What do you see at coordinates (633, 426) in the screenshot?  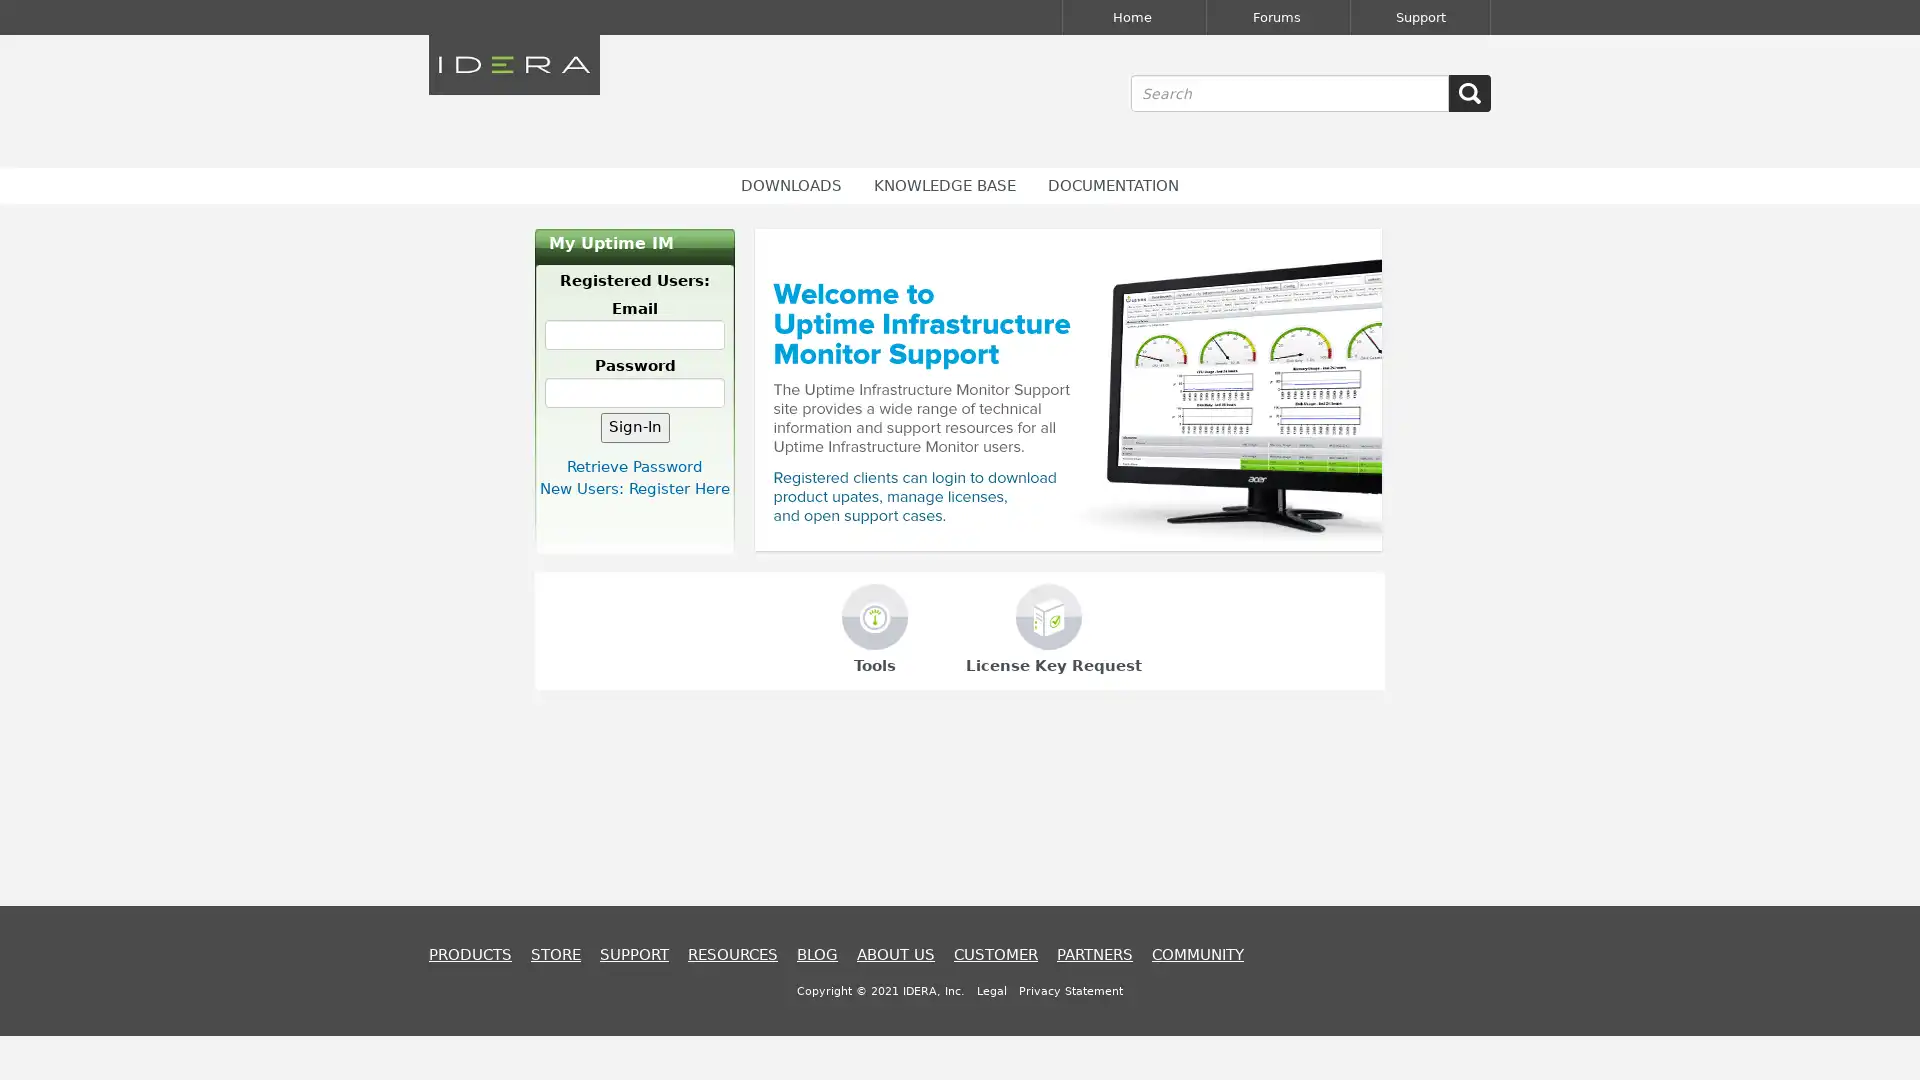 I see `Sign-In` at bounding box center [633, 426].